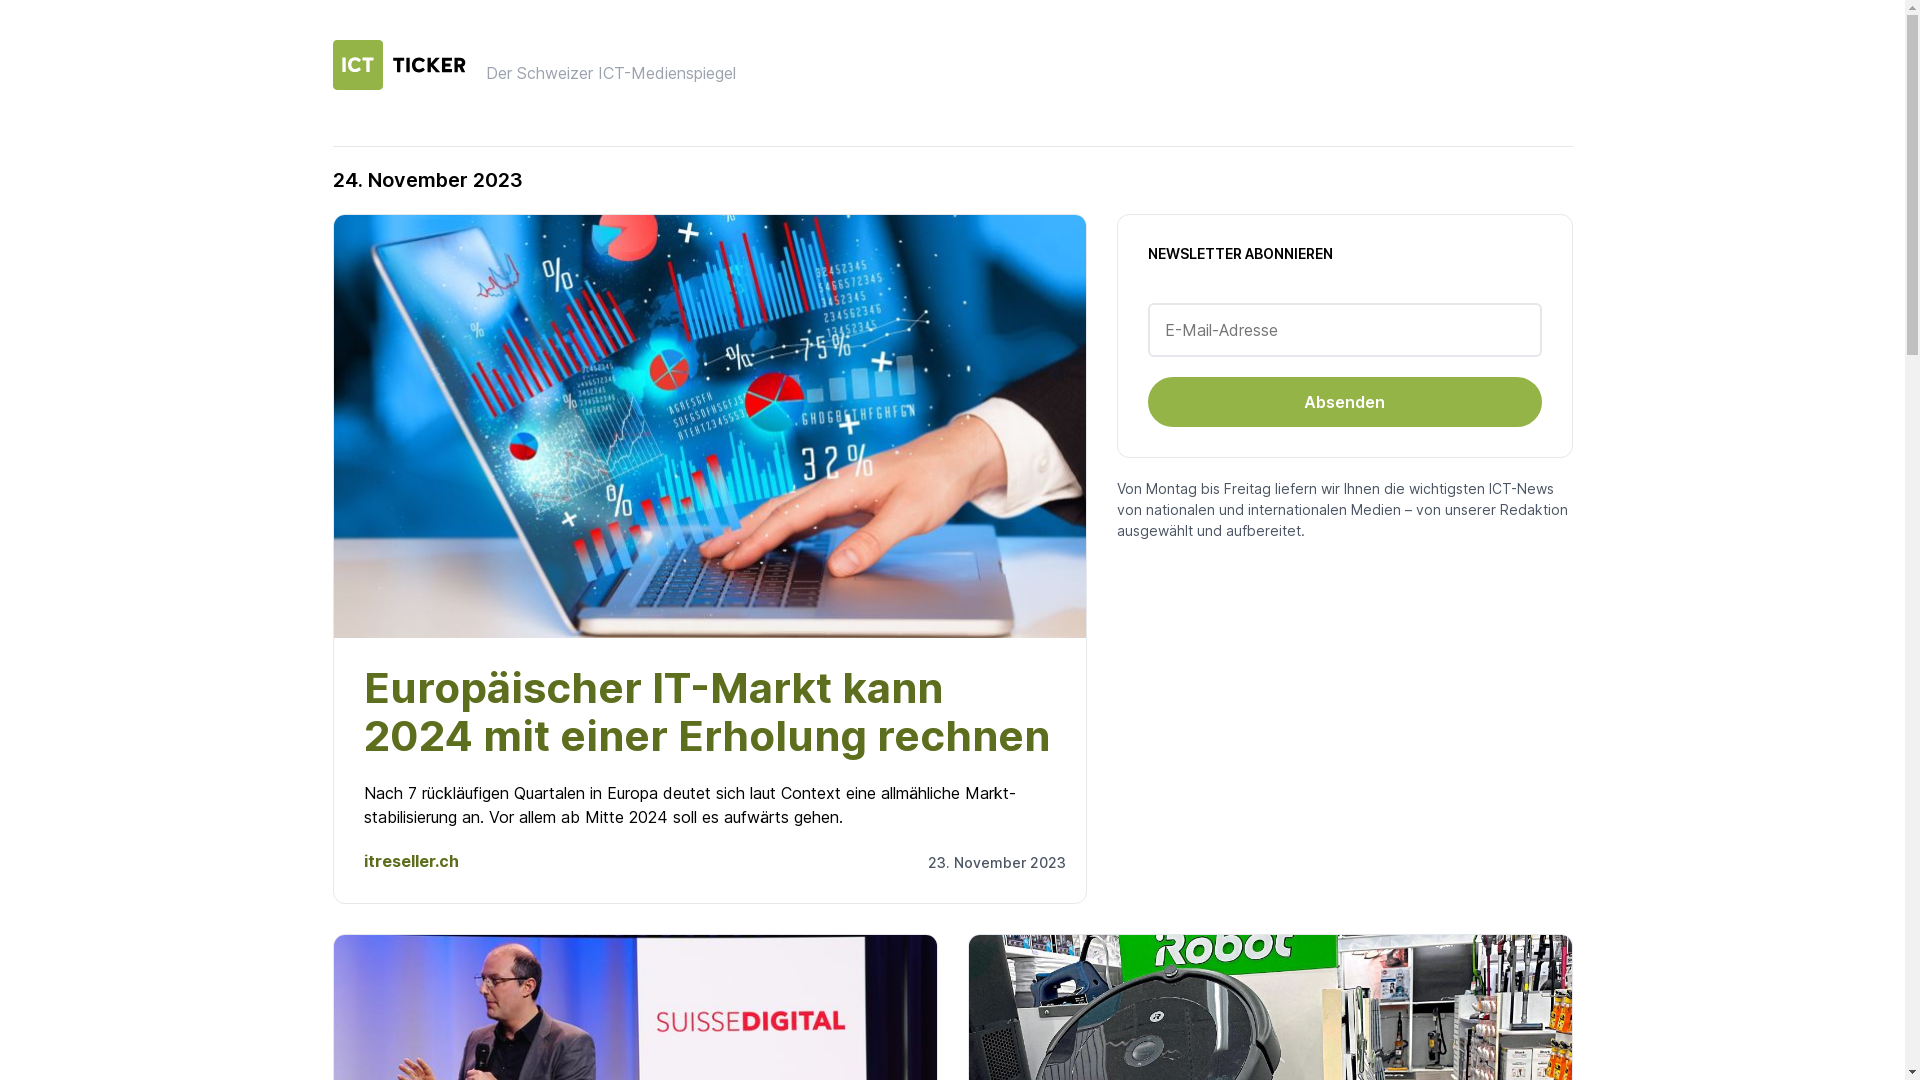  Describe the element at coordinates (410, 859) in the screenshot. I see `'itreseller.ch'` at that location.